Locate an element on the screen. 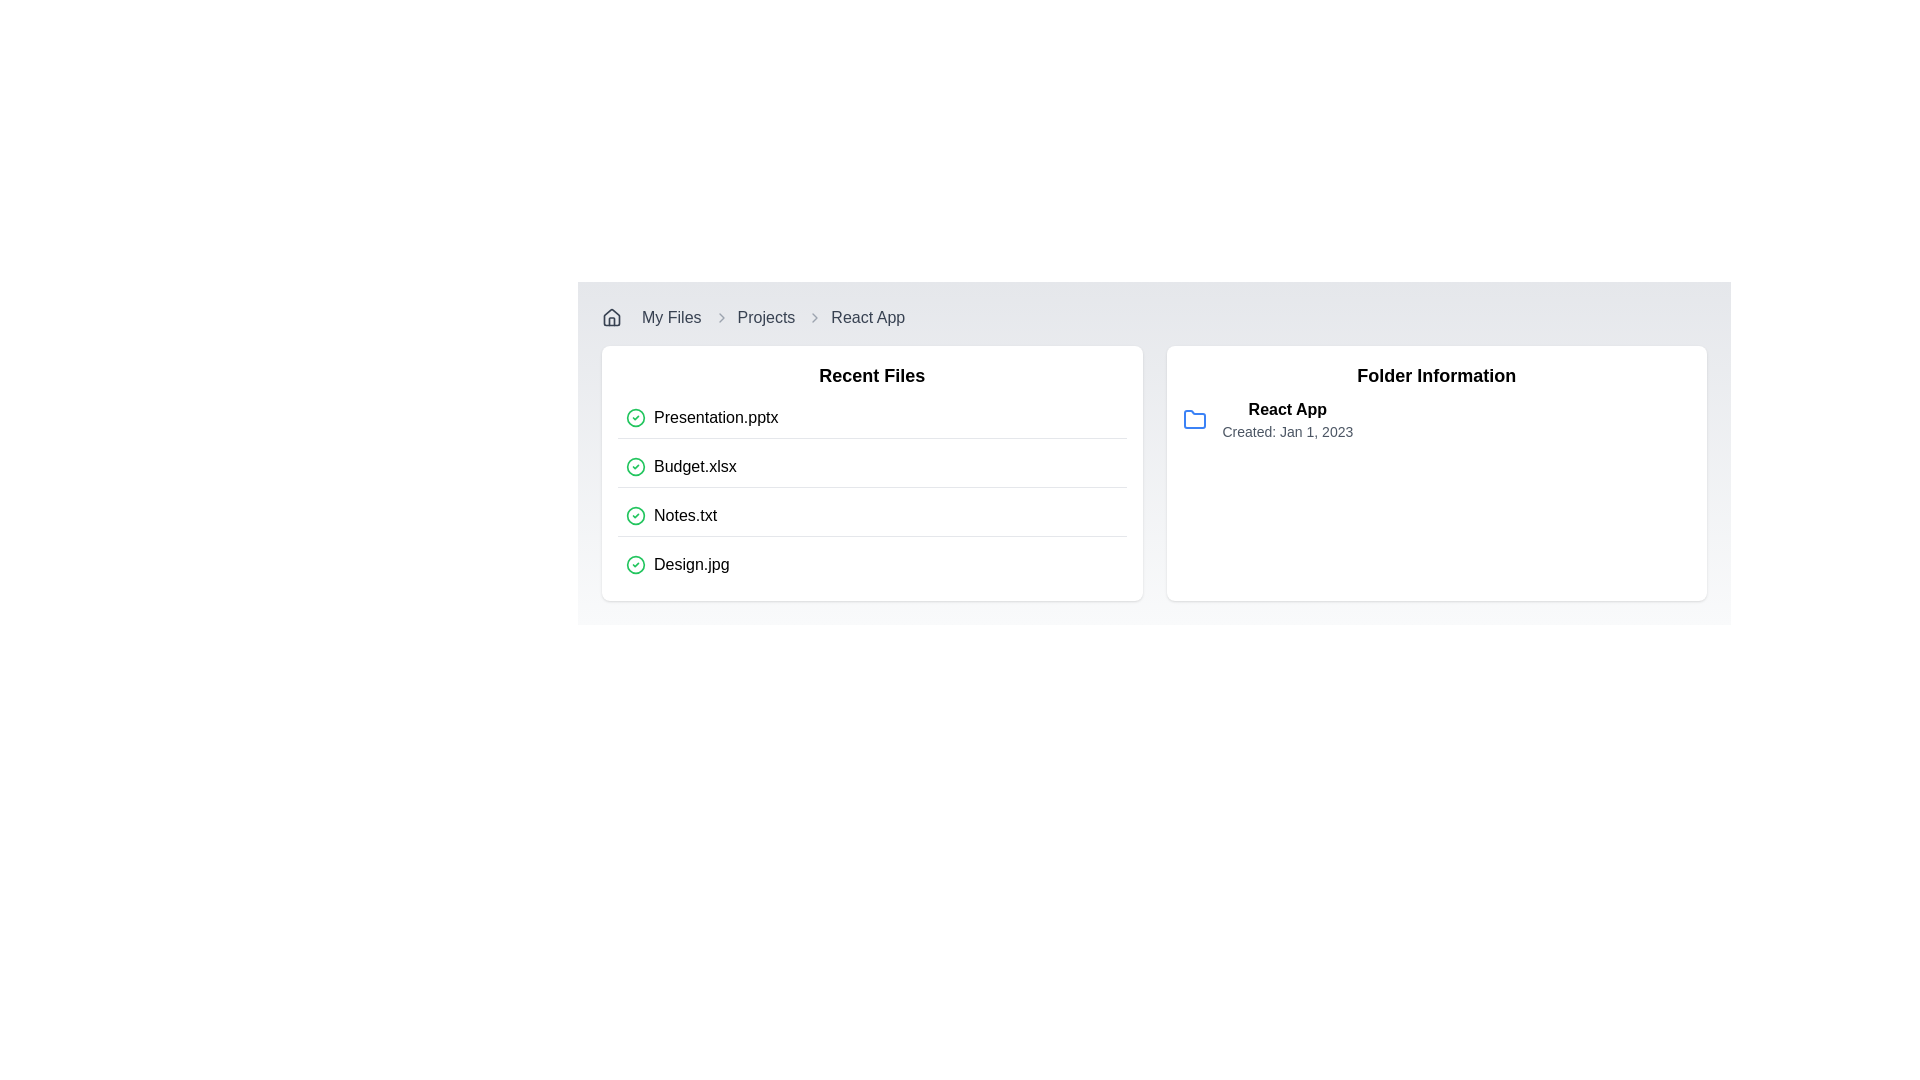 This screenshot has height=1080, width=1920. the second item in the breadcrumb navigation, which represents the 'Projects' level, located between 'My Files' and 'React App' is located at coordinates (753, 316).